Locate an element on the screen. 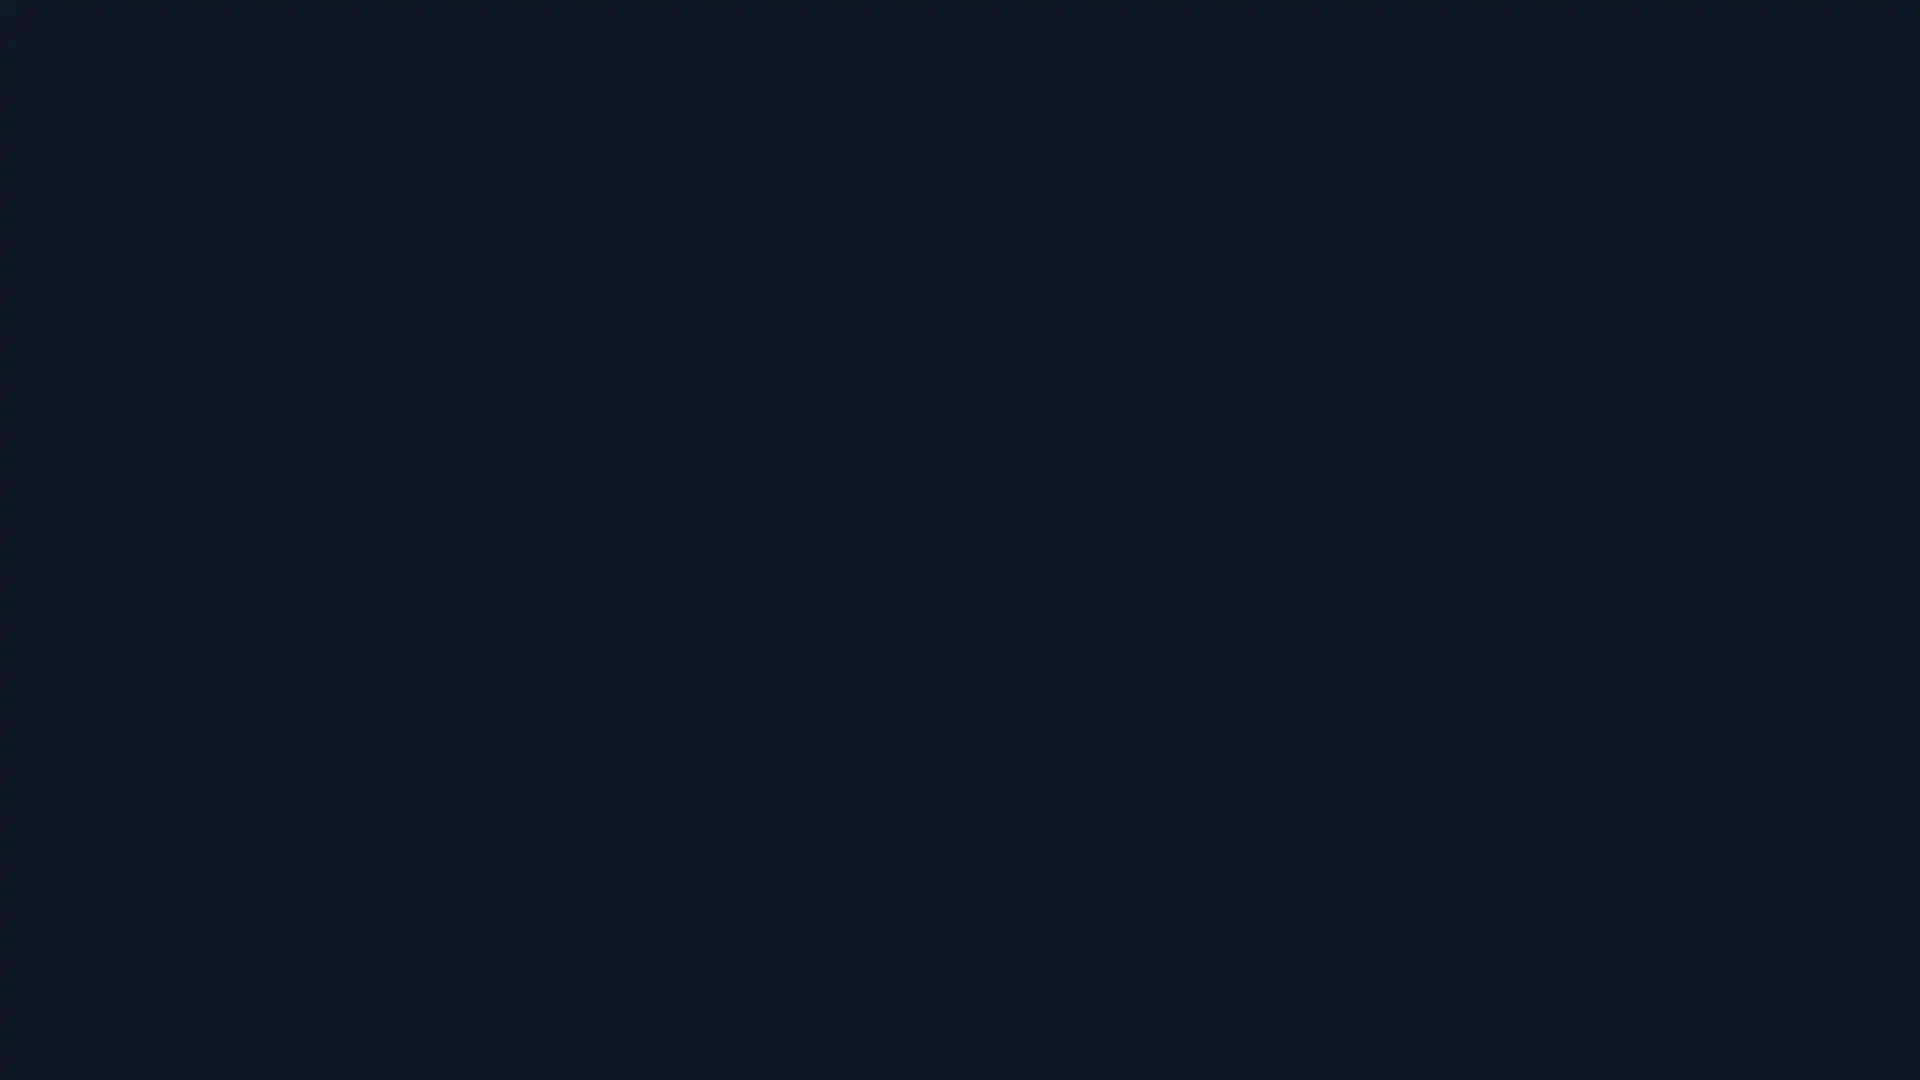 This screenshot has width=1920, height=1080. Google Google is located at coordinates (960, 551).